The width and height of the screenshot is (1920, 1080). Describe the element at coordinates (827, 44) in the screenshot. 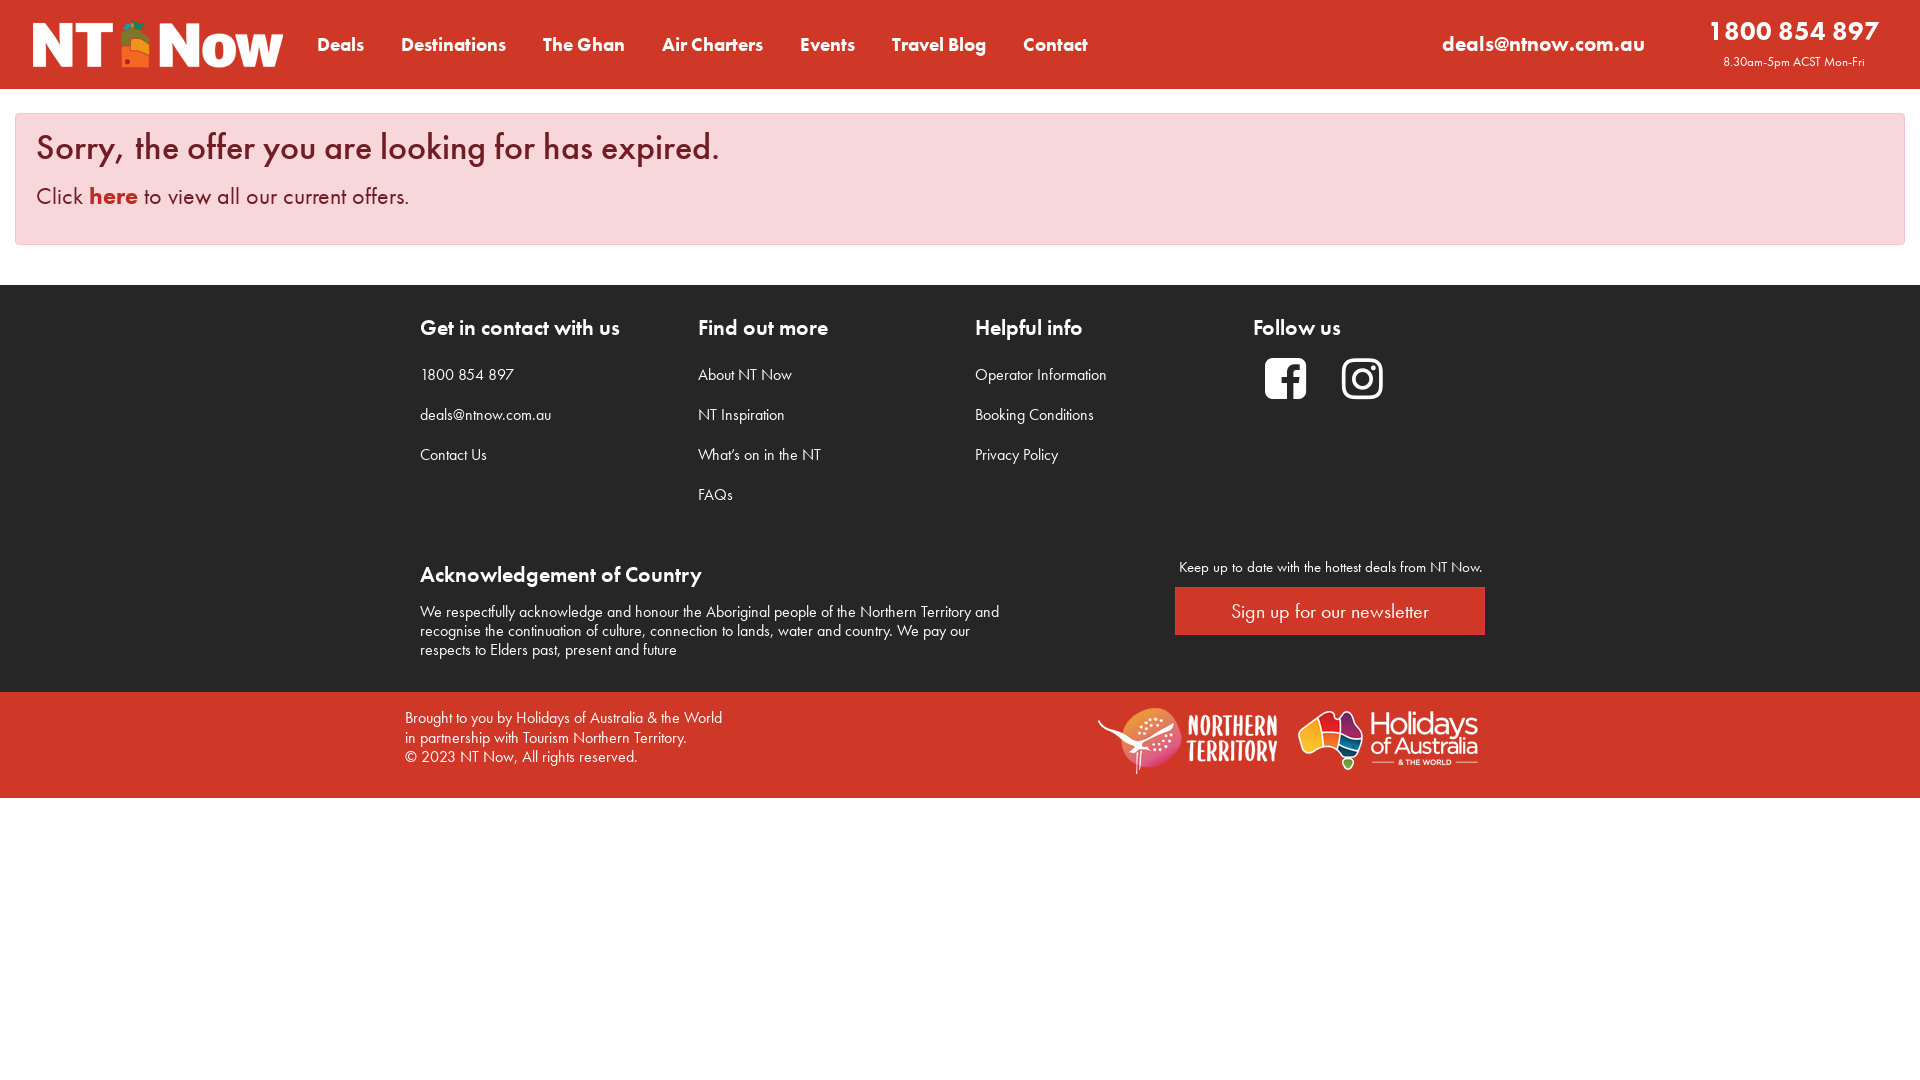

I see `'Events'` at that location.